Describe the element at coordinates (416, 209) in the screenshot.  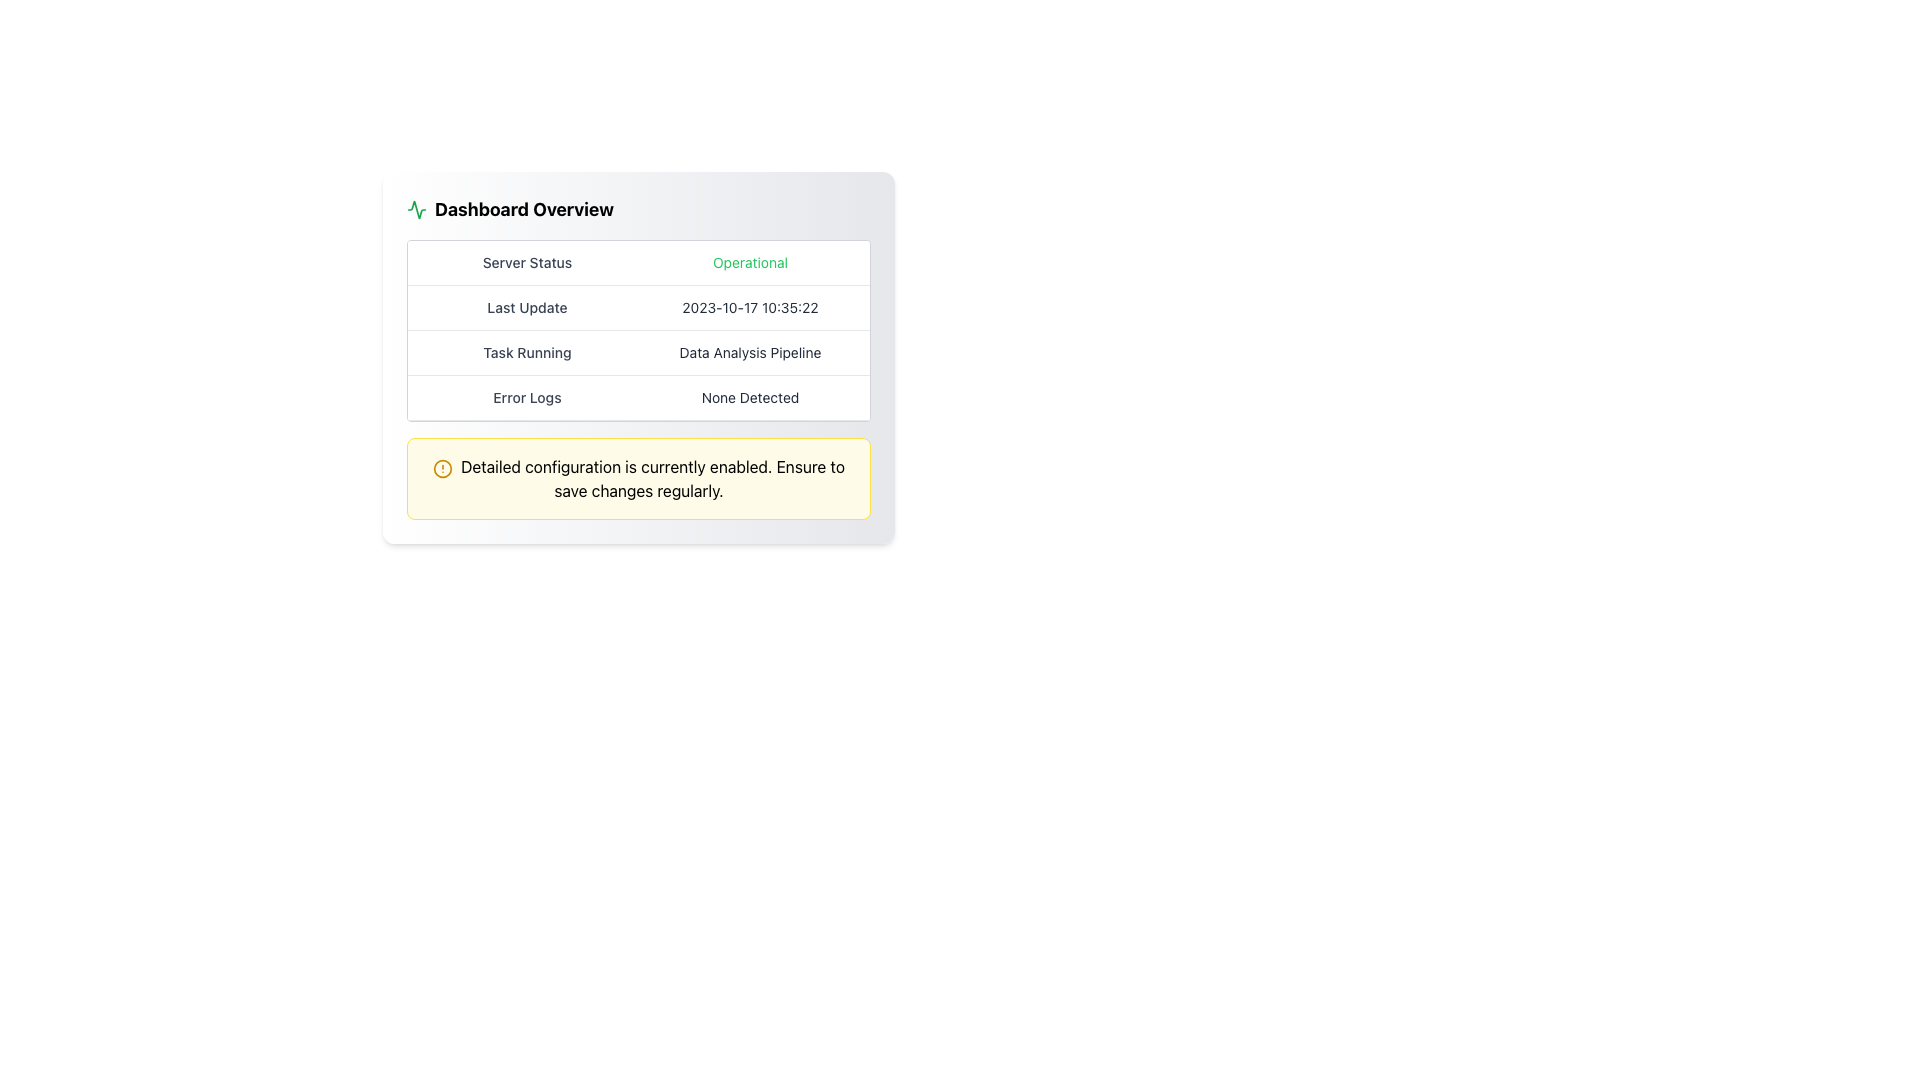
I see `the green-colored activity icon located to the left of the 'Dashboard Overview' text in the top-left corner of the section` at that location.